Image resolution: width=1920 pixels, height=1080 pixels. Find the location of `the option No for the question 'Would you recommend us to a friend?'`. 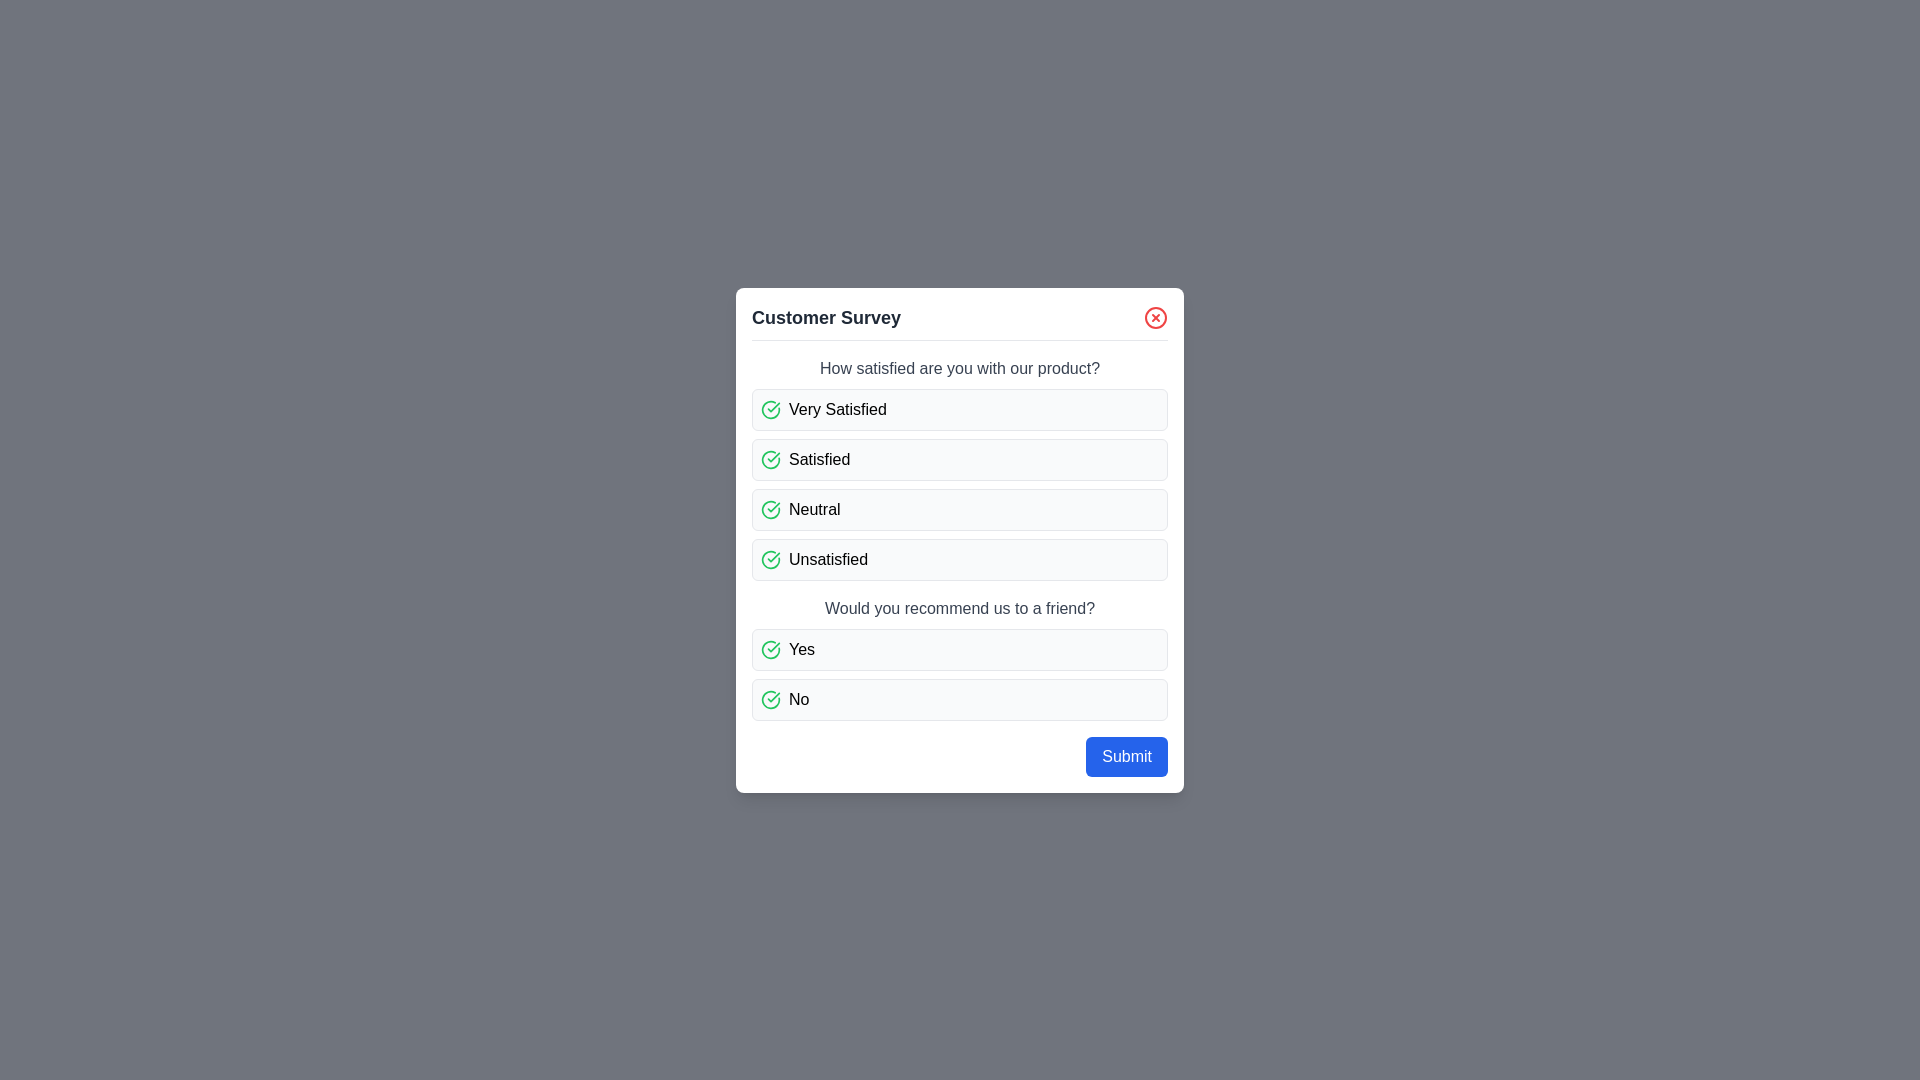

the option No for the question 'Would you recommend us to a friend?' is located at coordinates (960, 698).